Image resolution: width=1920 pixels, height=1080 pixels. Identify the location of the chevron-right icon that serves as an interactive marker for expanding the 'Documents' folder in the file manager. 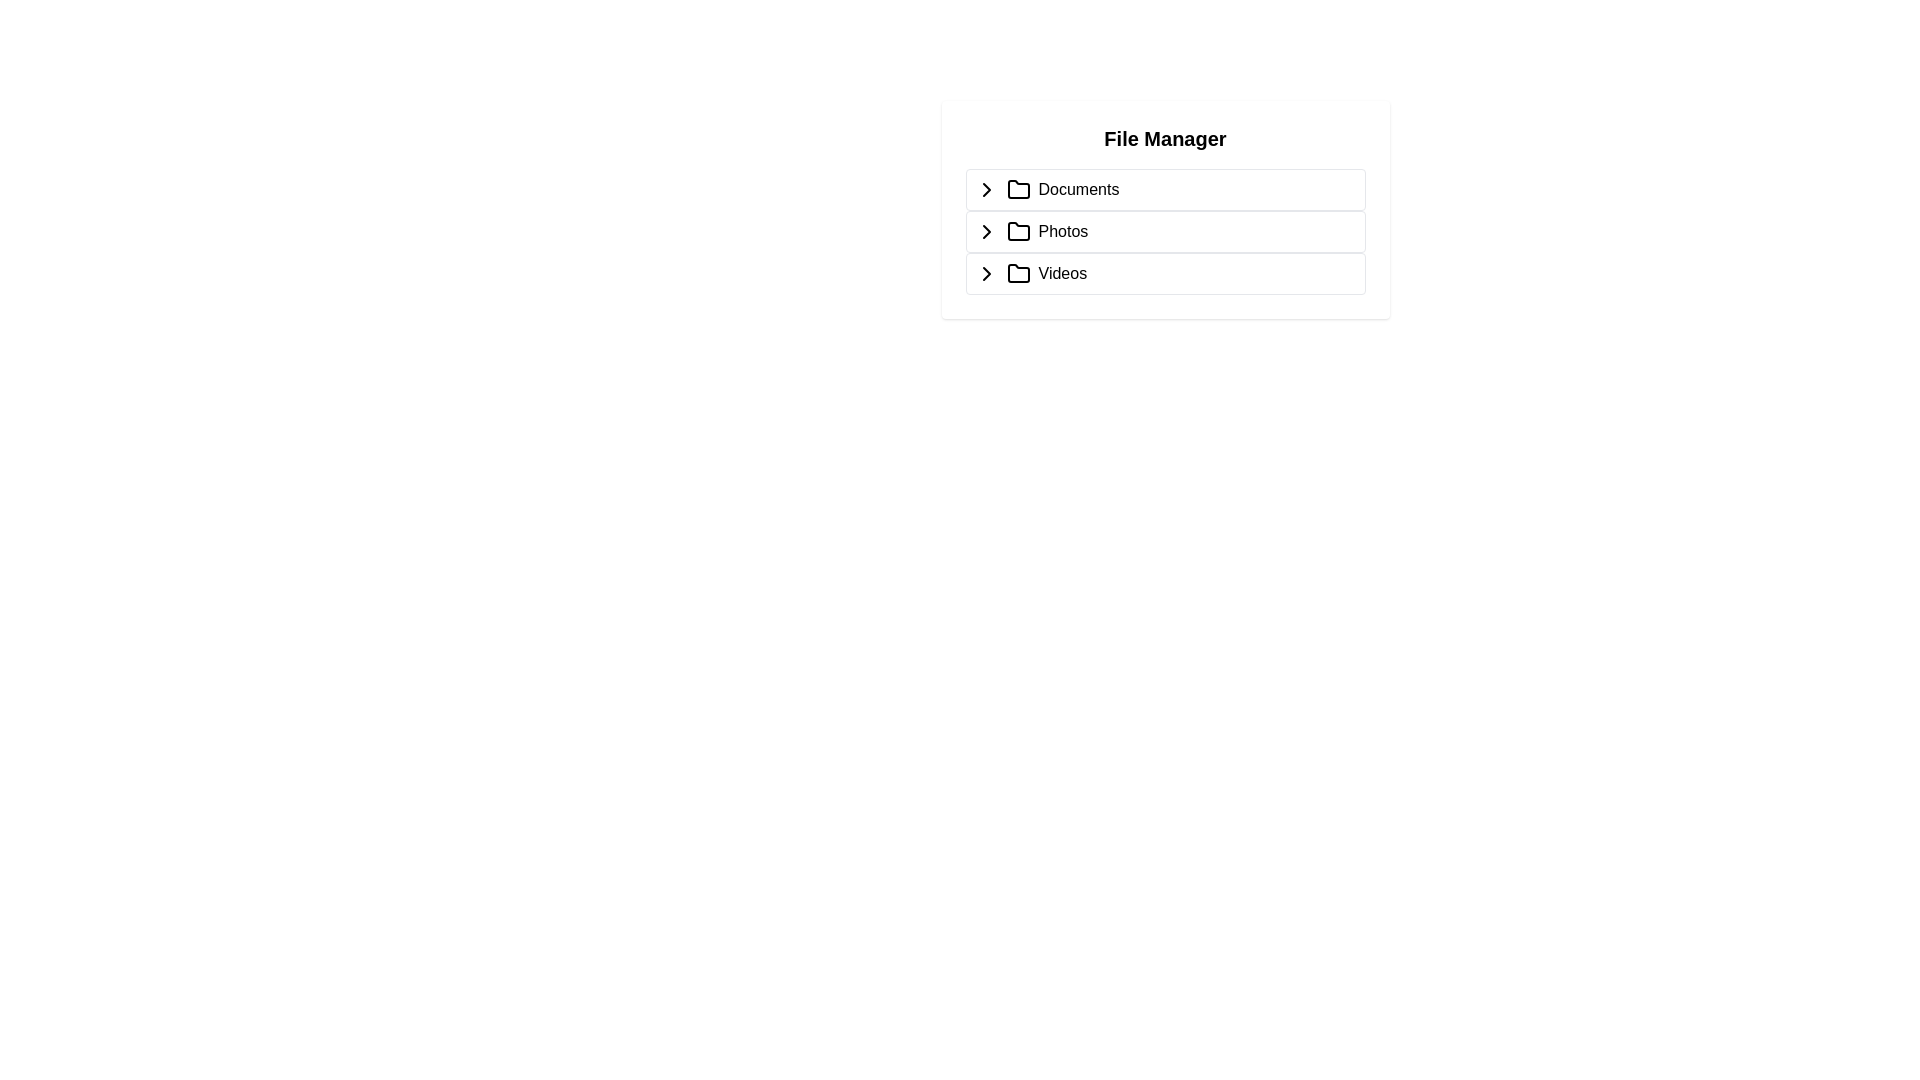
(986, 189).